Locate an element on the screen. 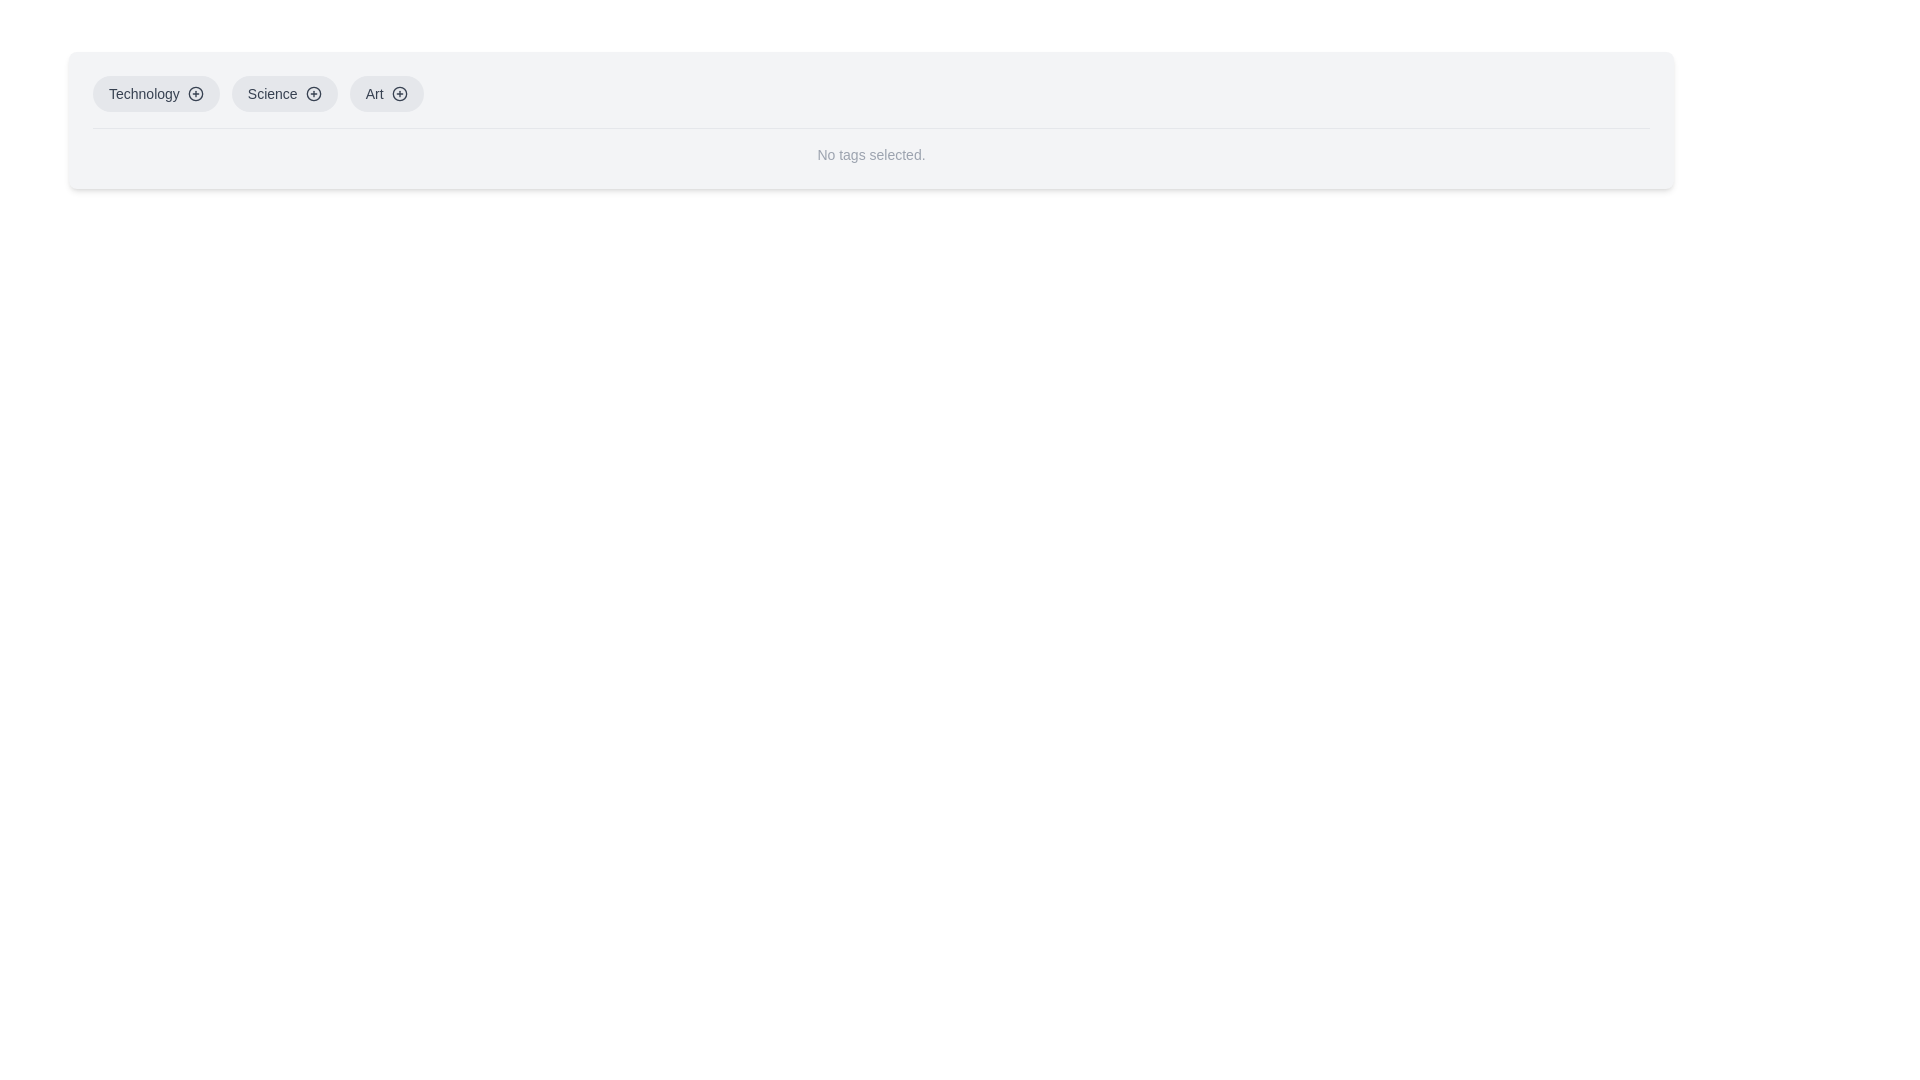 Image resolution: width=1920 pixels, height=1080 pixels. the circular plus icon located to the right of the 'Technology' label within the button component at the top-left corner of the interface is located at coordinates (195, 93).